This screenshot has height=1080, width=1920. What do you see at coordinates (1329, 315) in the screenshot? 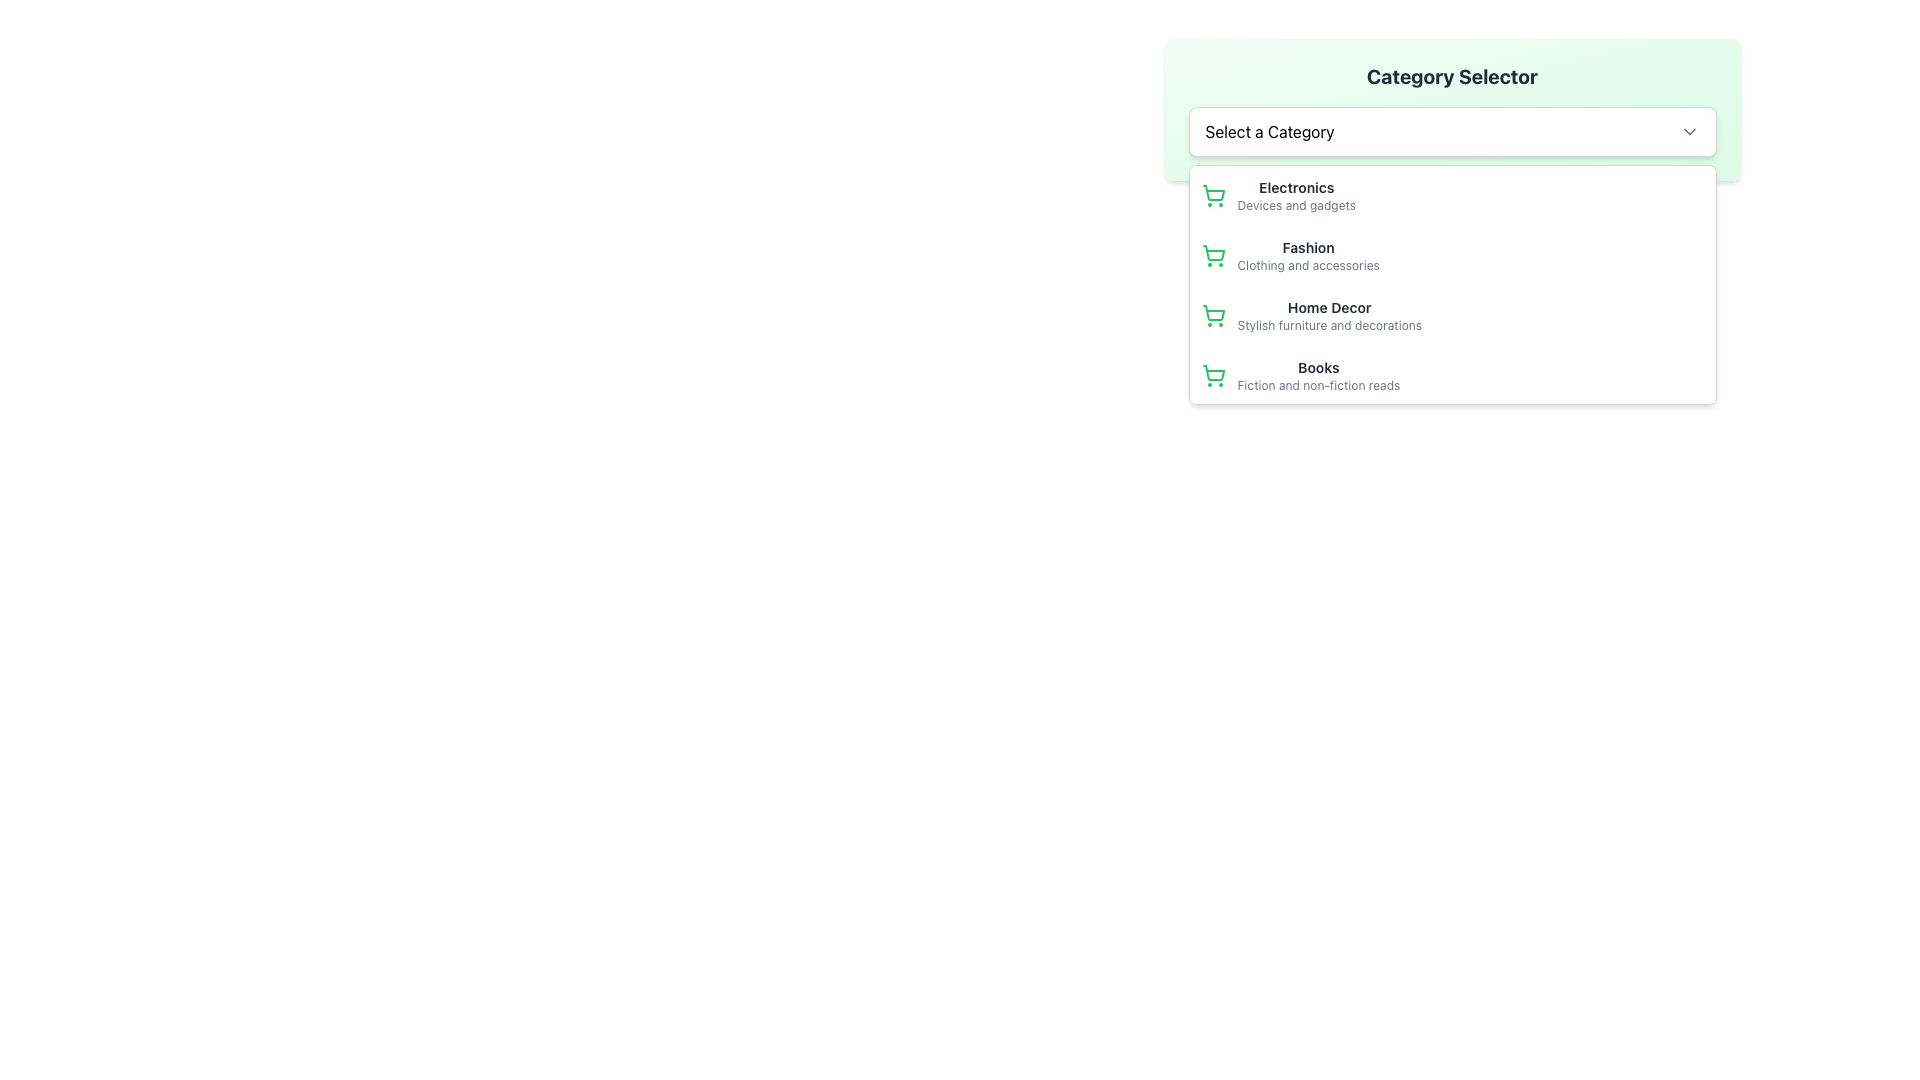
I see `the 'Home Decor' category list item, which features bold text for the title and smaller descriptive text beneath it` at bounding box center [1329, 315].